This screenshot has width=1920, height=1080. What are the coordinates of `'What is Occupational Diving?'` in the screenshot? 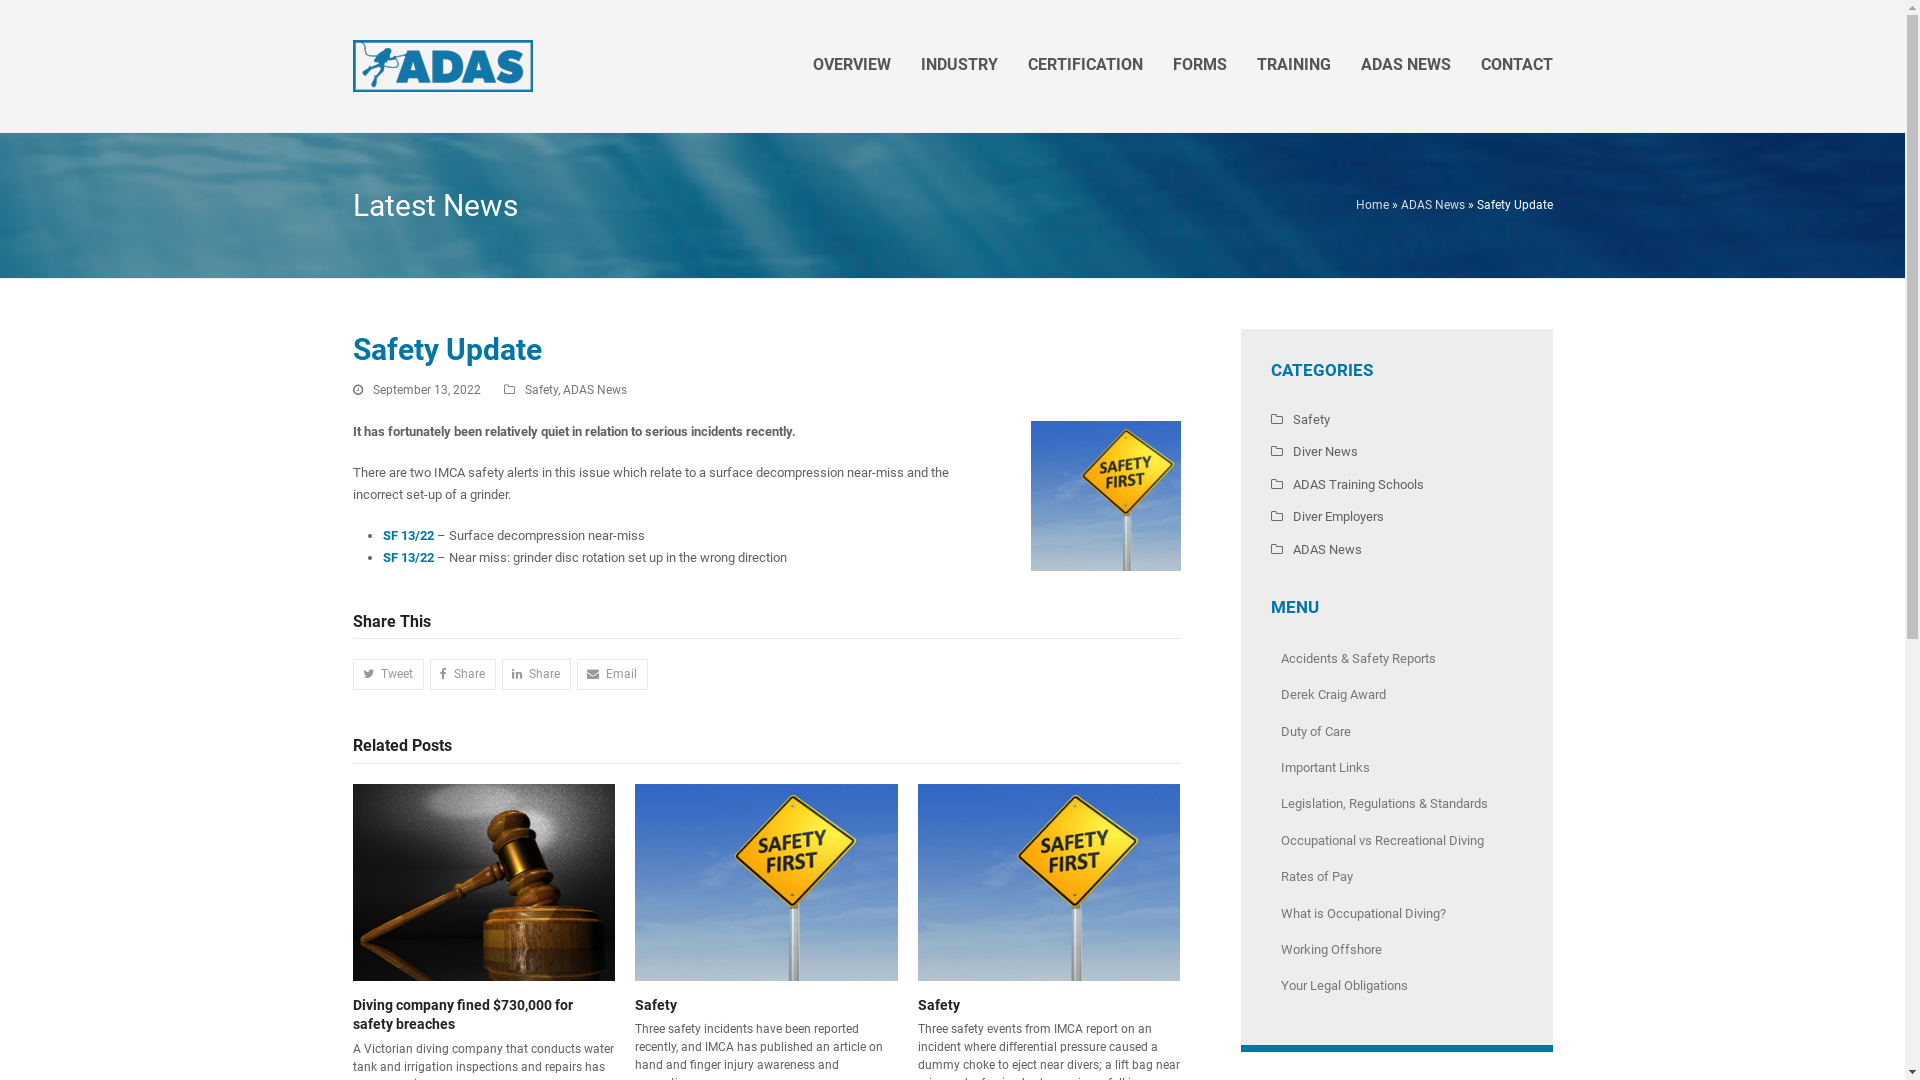 It's located at (1395, 914).